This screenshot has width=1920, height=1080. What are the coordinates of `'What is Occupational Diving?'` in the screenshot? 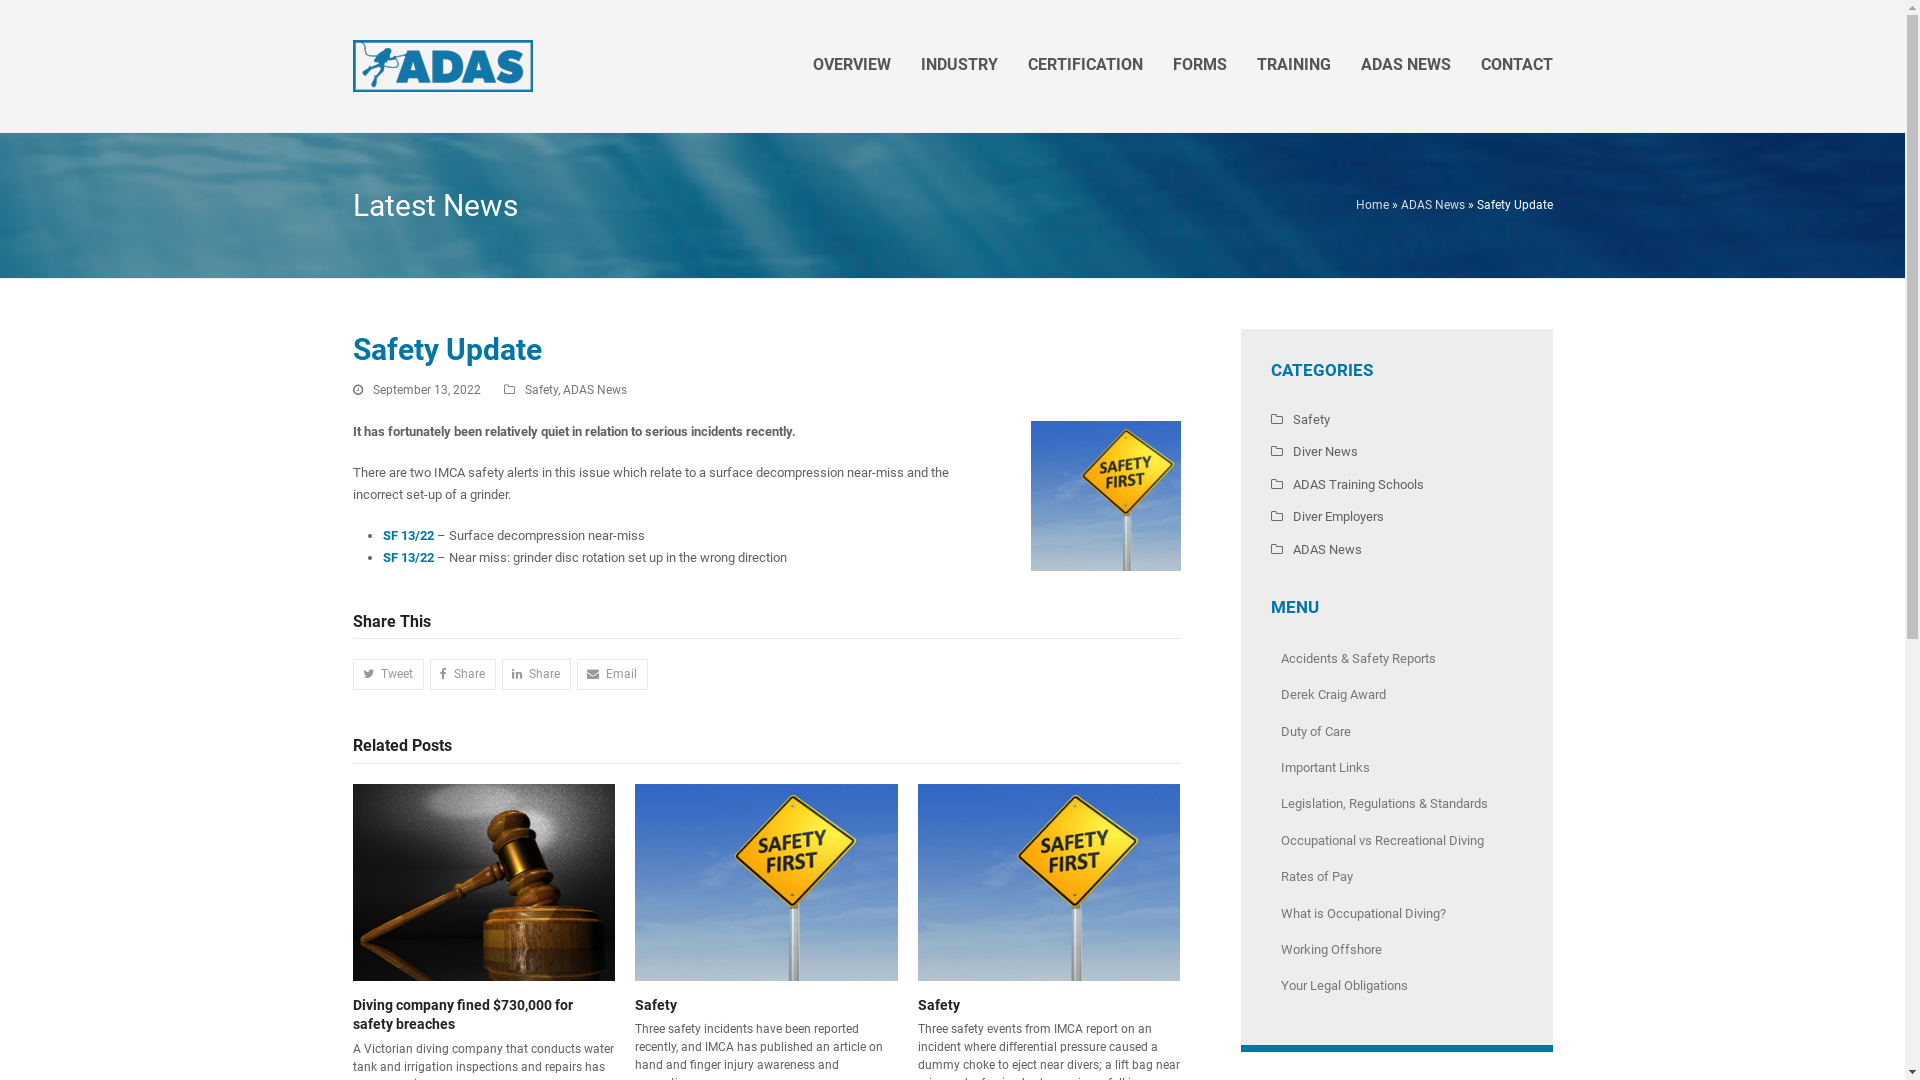 It's located at (1395, 914).